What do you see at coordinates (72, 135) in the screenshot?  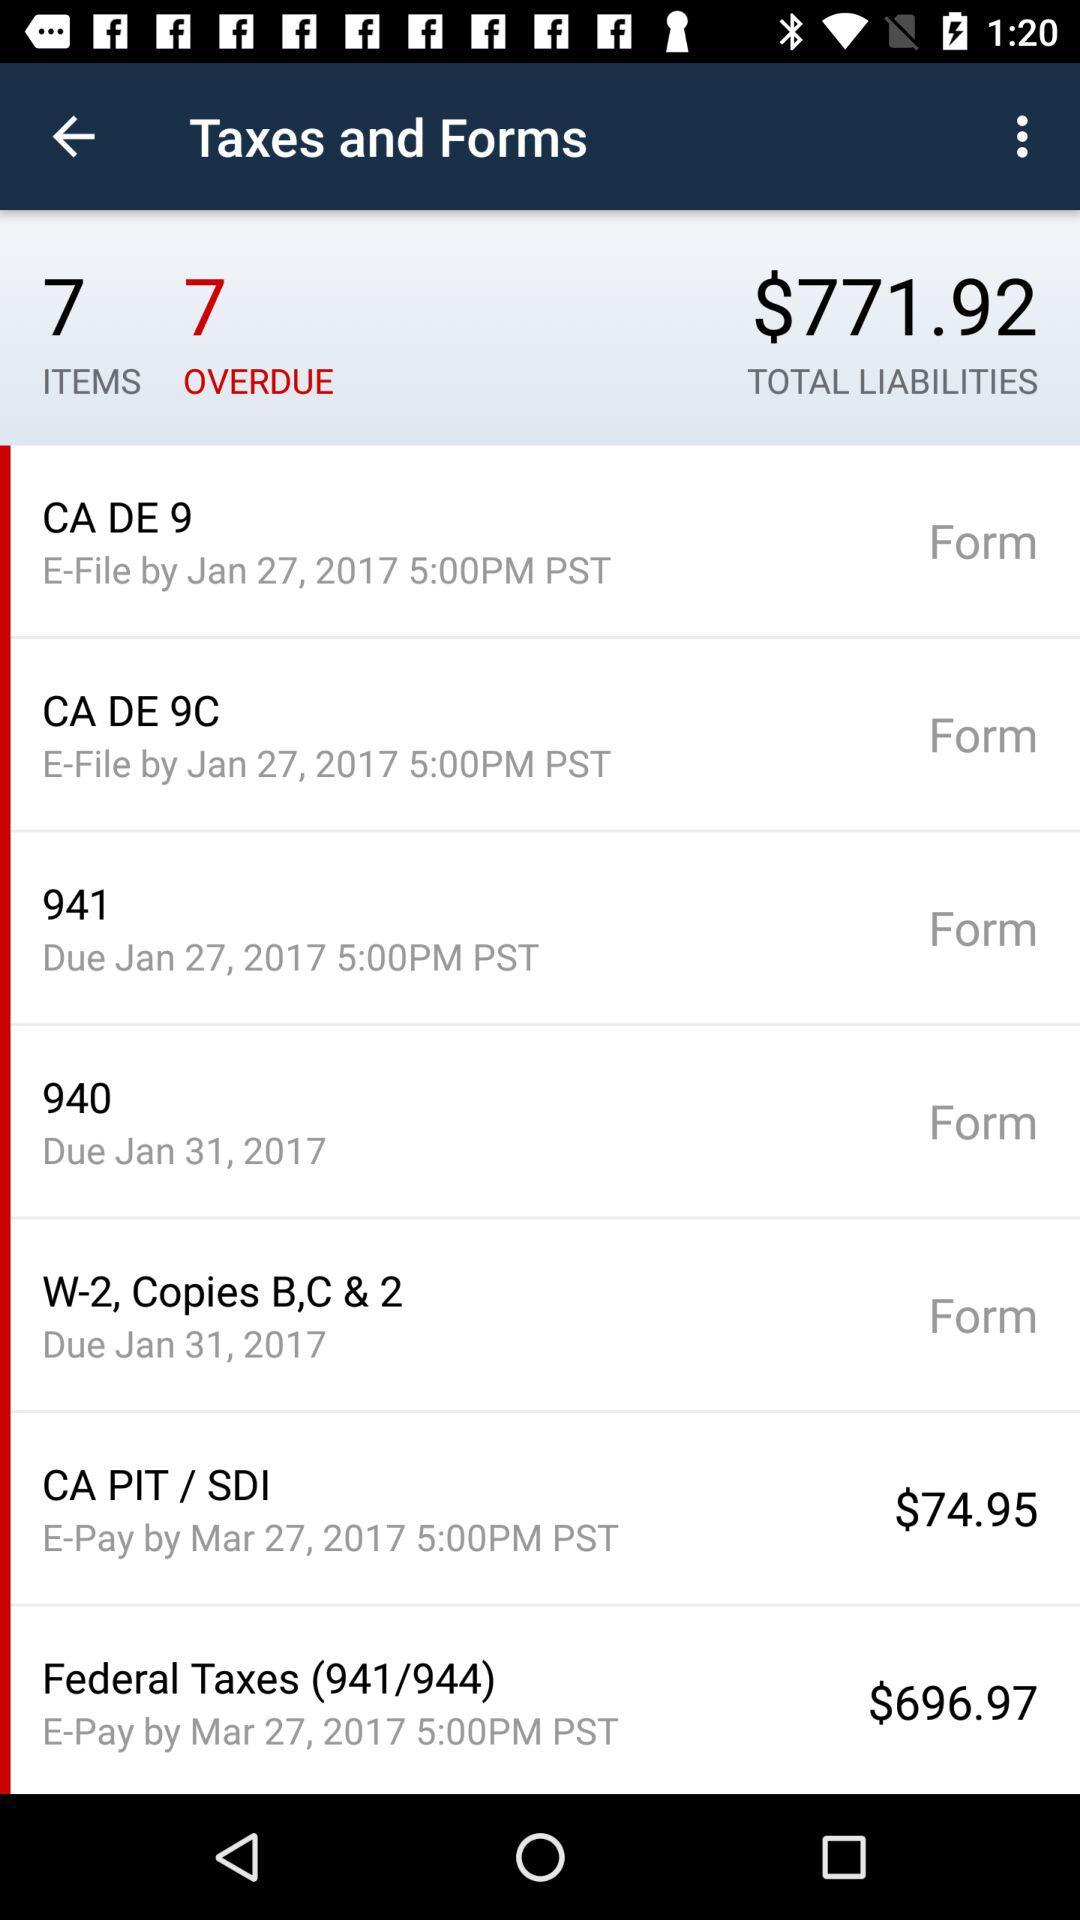 I see `item above 7` at bounding box center [72, 135].